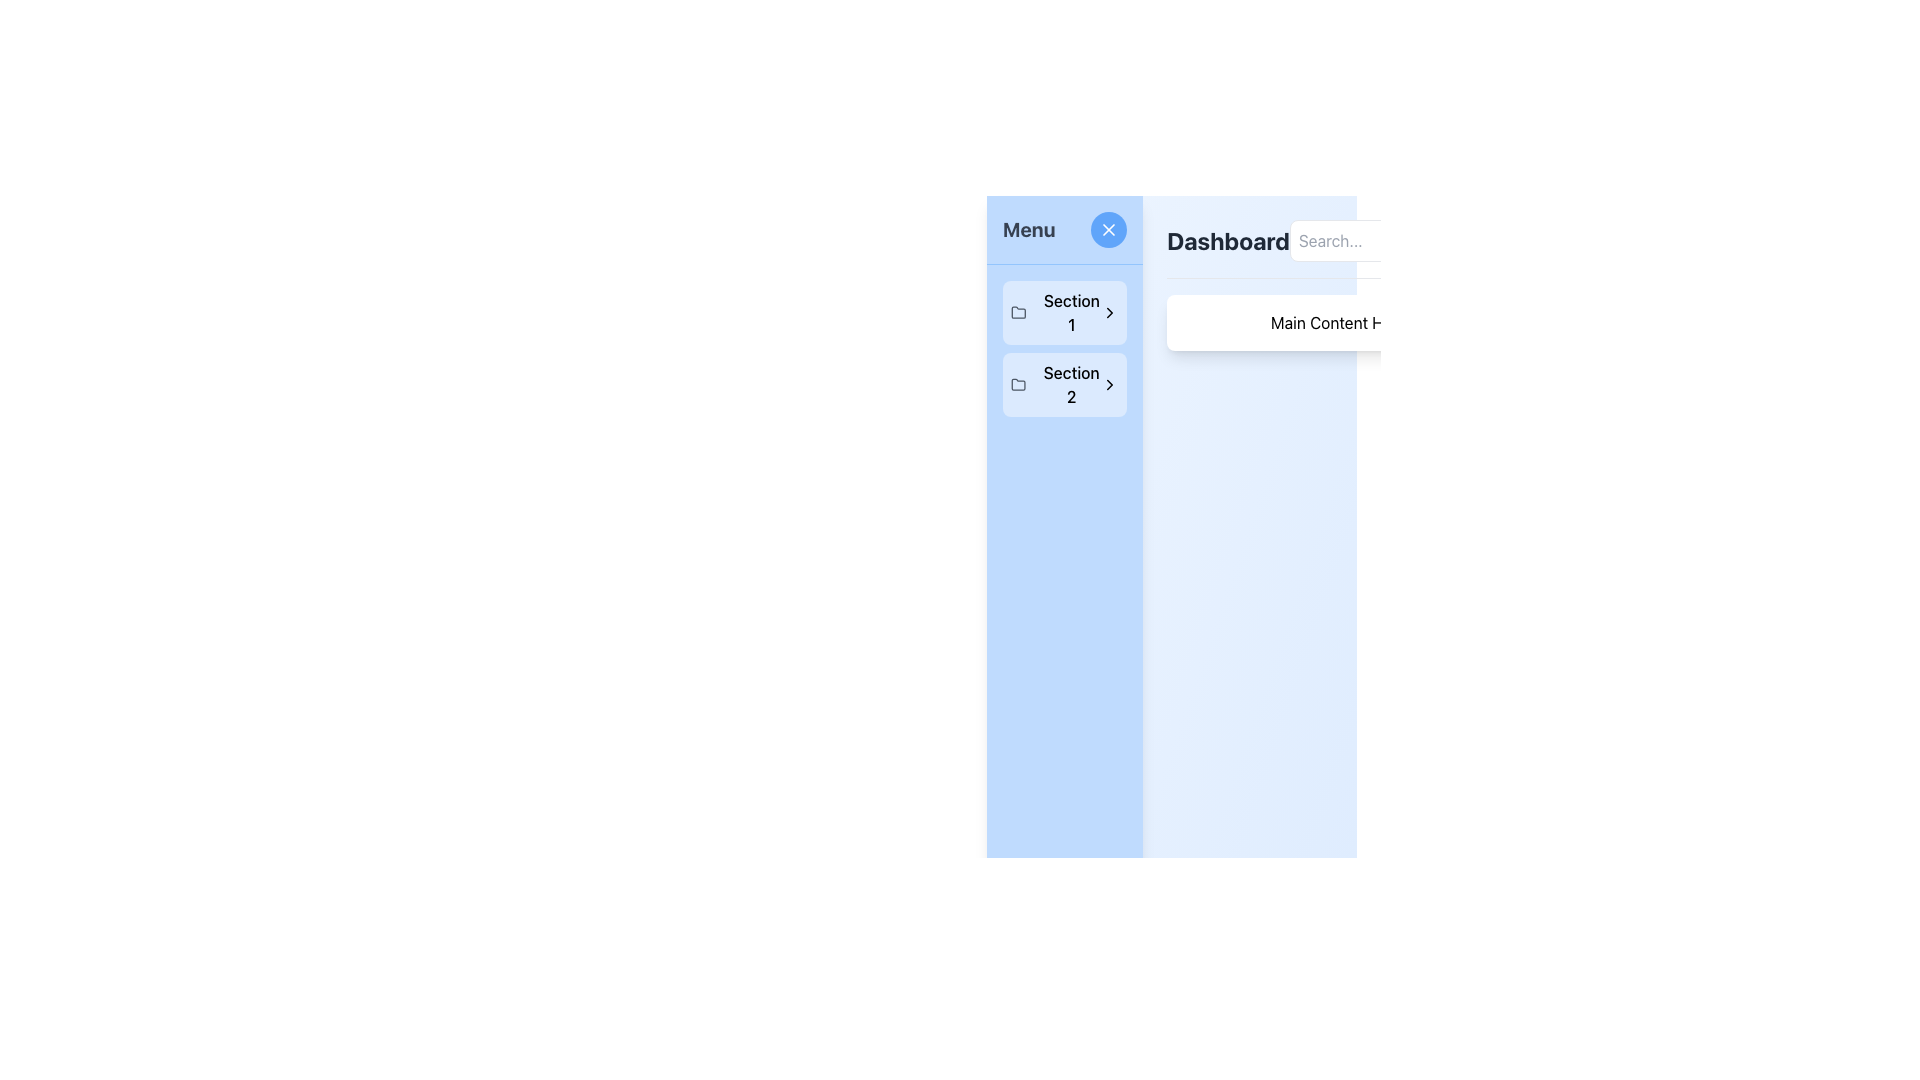 The height and width of the screenshot is (1080, 1920). I want to click on the text label that serves as a header or title, indicating the current section or content focus, located to the leftmost side adjacent to a search bar and icon, so click(1227, 239).